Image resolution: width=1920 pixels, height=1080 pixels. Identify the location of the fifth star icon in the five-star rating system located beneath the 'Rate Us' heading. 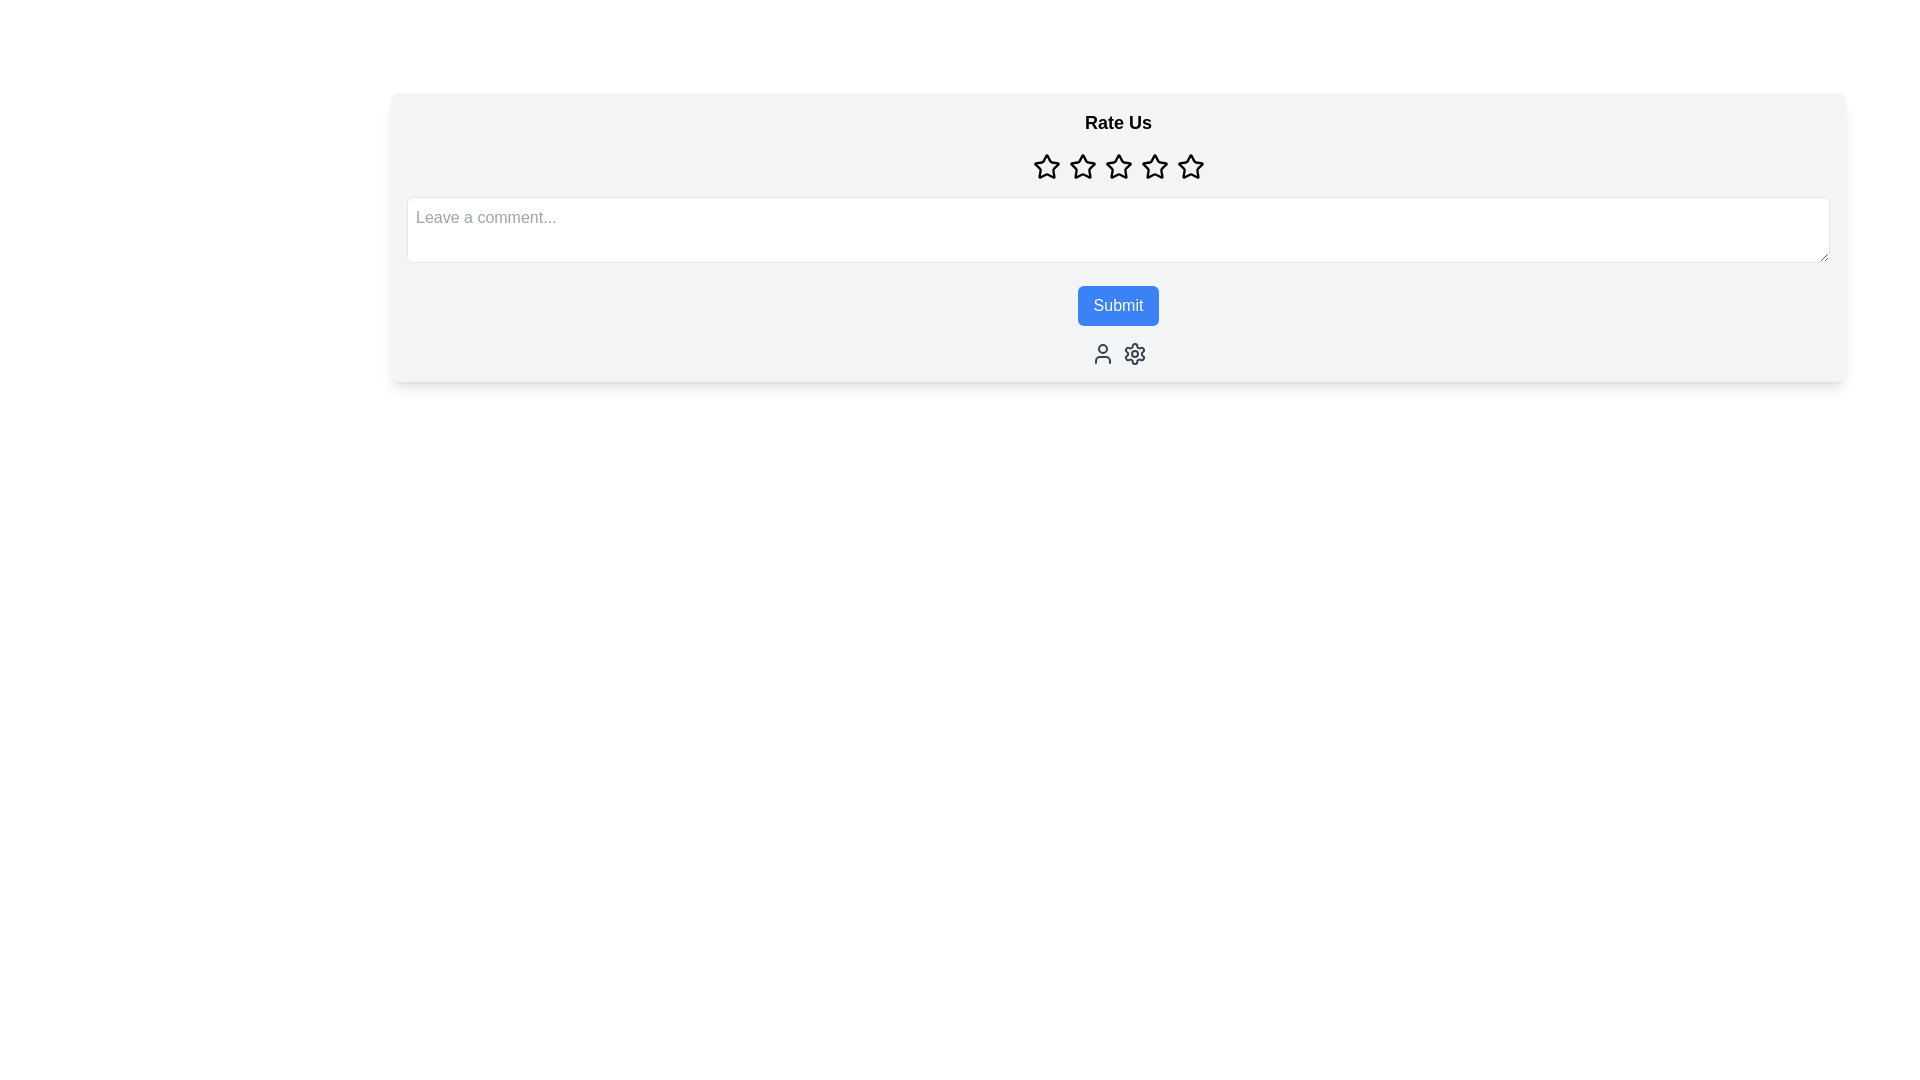
(1190, 165).